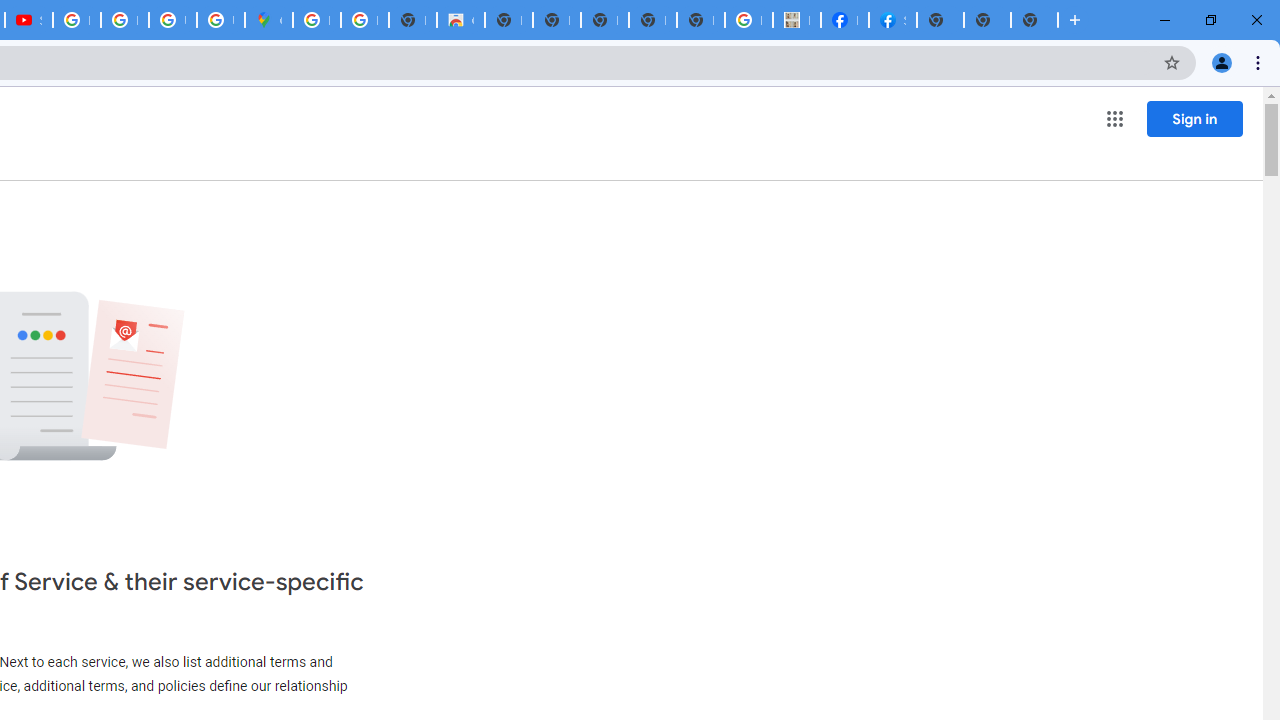  What do you see at coordinates (76, 20) in the screenshot?
I see `'How Chrome protects your passwords - Google Chrome Help'` at bounding box center [76, 20].